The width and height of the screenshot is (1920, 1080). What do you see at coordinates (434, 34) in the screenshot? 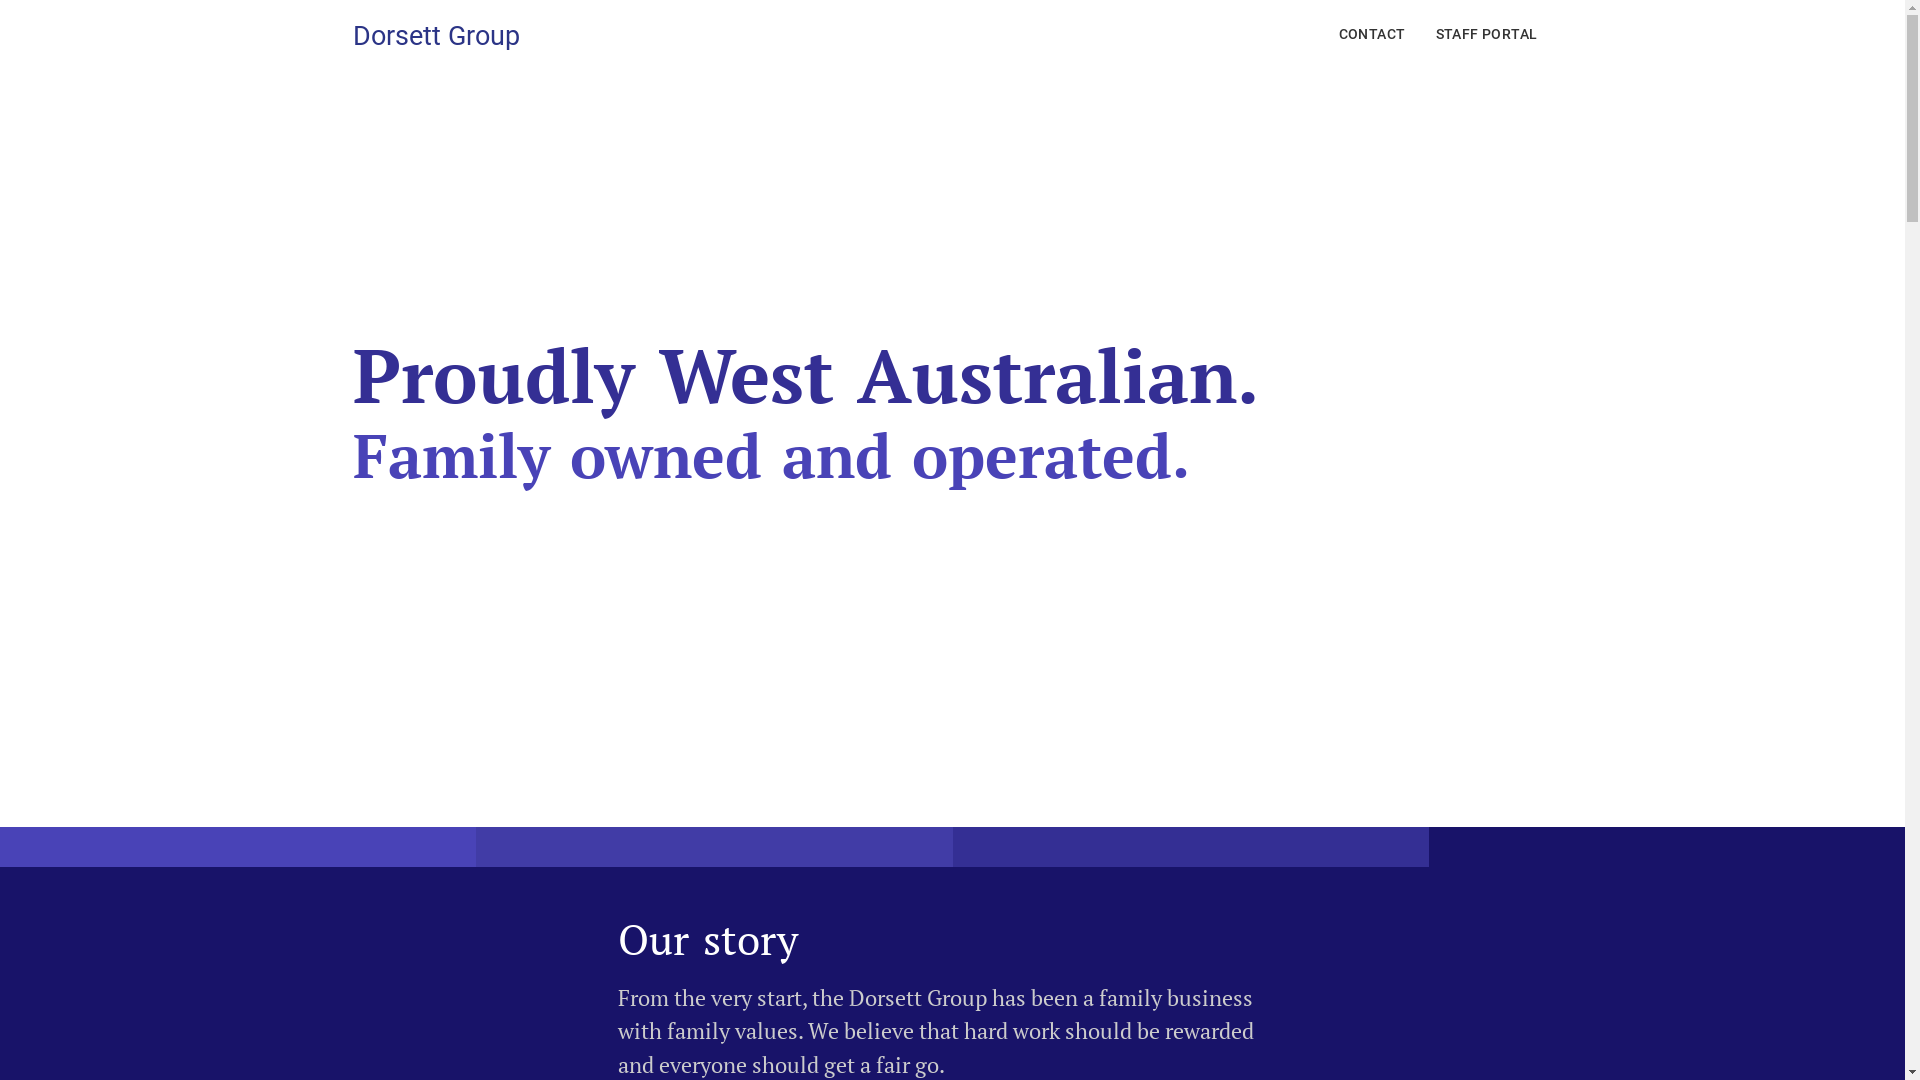
I see `'Dorsett Group'` at bounding box center [434, 34].